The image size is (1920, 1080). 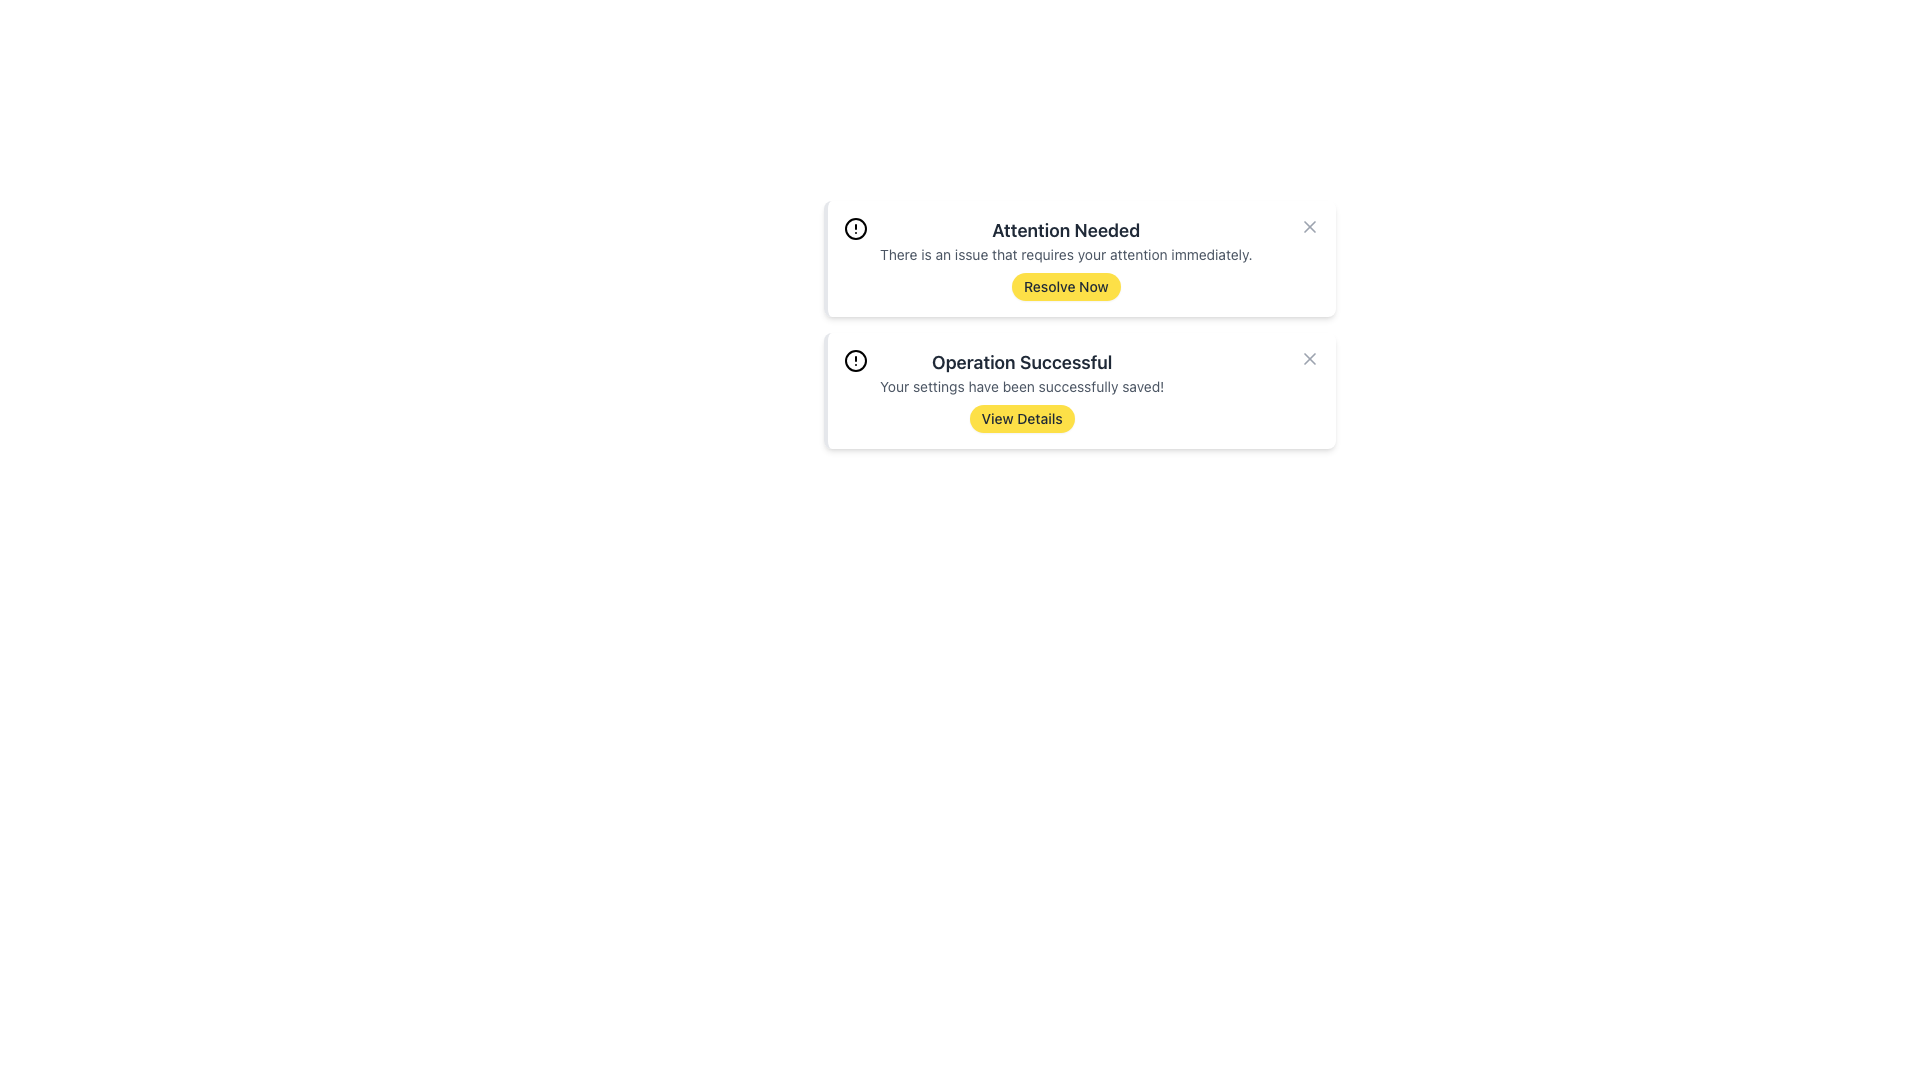 What do you see at coordinates (855, 227) in the screenshot?
I see `the largest circular layer of the alert icon, which is part of the 'Attention Needed' notification card located in the top-left corner` at bounding box center [855, 227].